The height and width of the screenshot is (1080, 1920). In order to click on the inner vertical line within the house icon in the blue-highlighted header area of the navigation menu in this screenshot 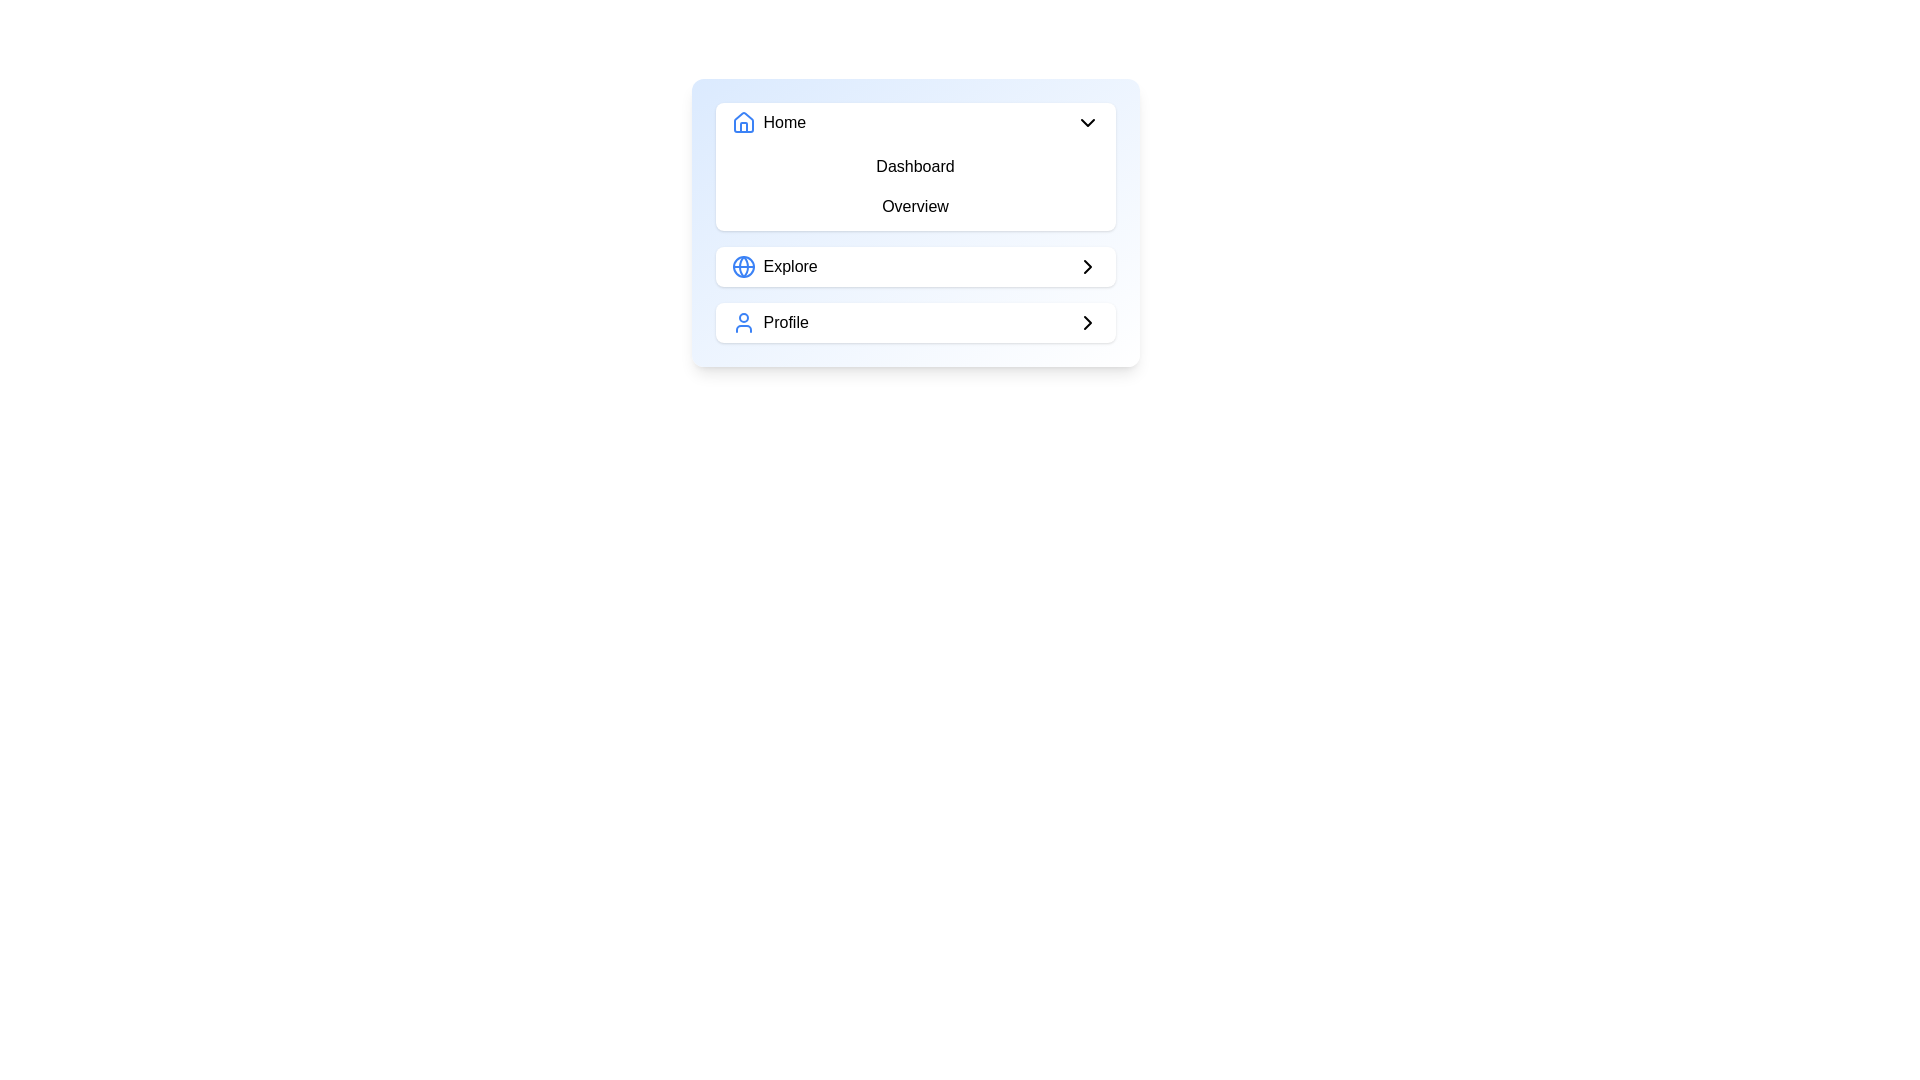, I will do `click(742, 127)`.